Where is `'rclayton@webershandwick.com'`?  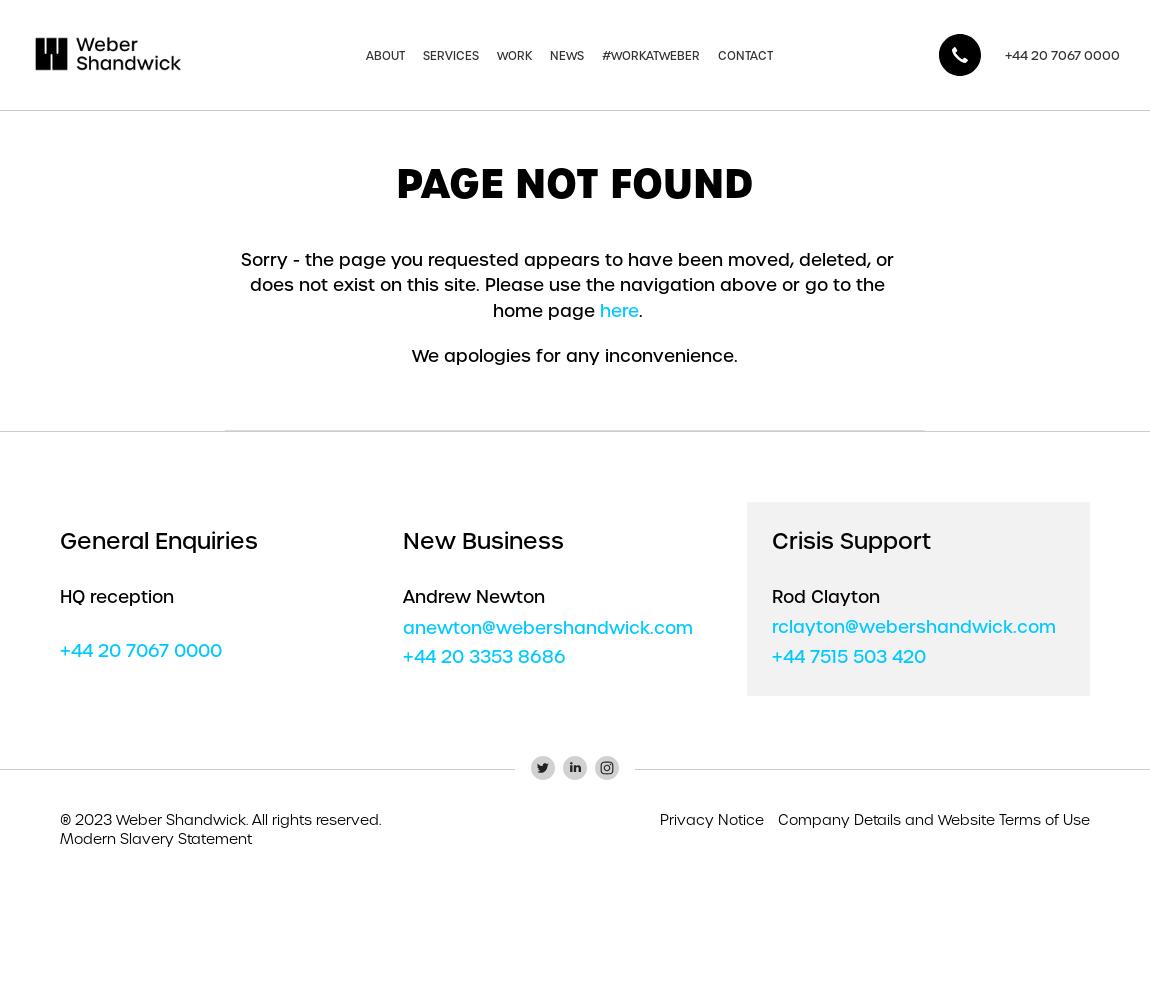
'rclayton@webershandwick.com' is located at coordinates (912, 627).